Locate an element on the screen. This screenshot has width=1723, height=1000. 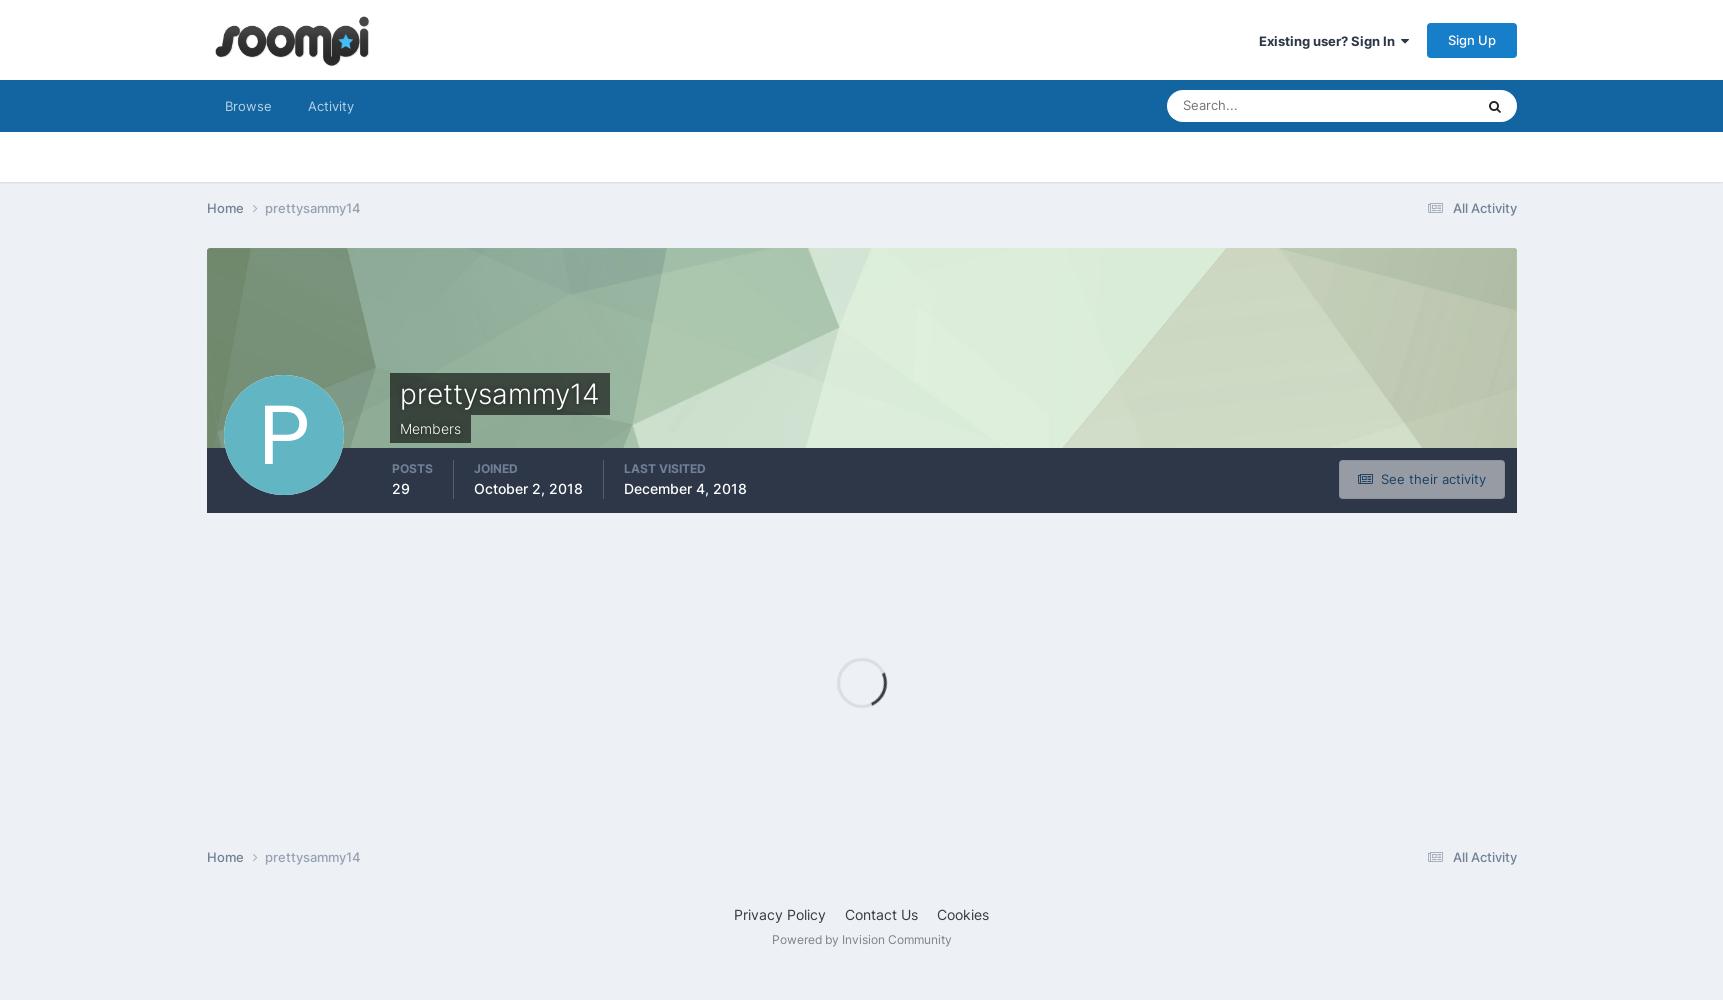
'Last visited' is located at coordinates (664, 467).